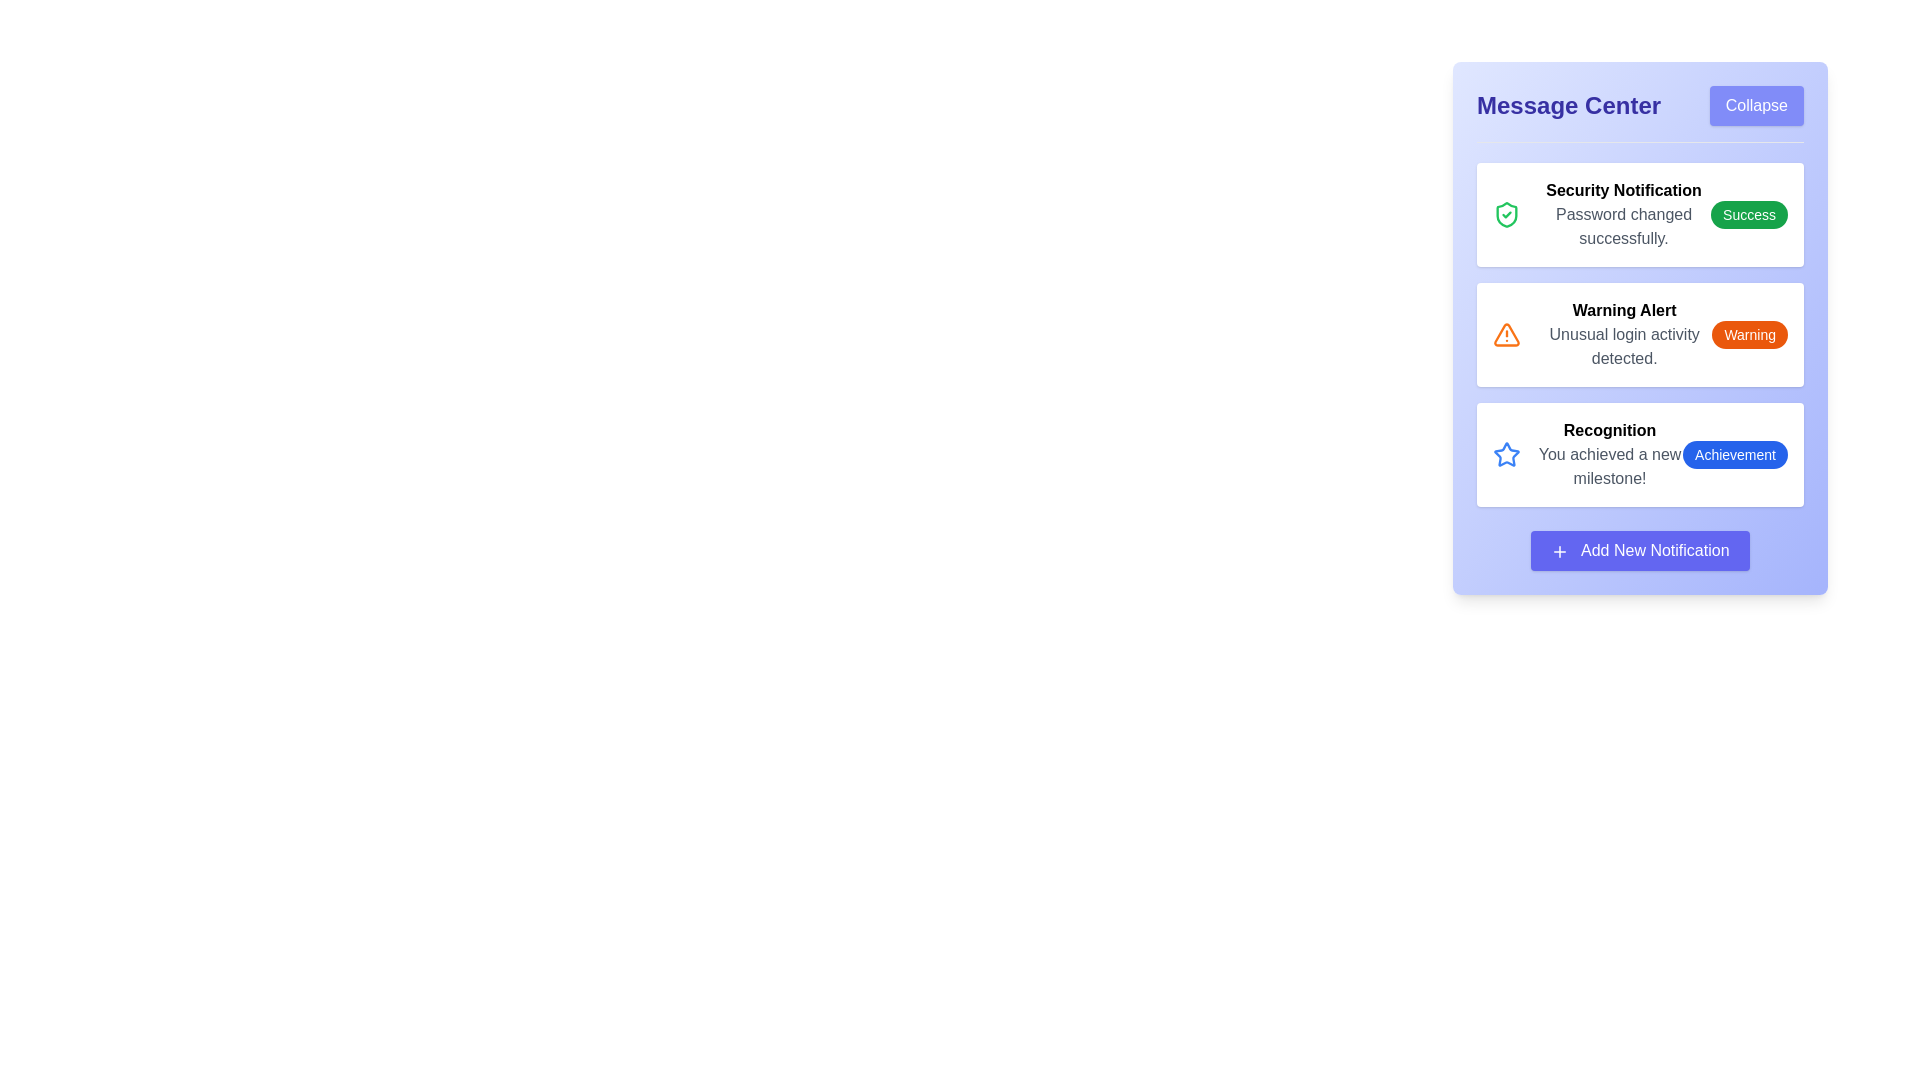 This screenshot has width=1920, height=1080. What do you see at coordinates (1734, 455) in the screenshot?
I see `the 'Achievement' badge button with a vibrant blue background located in the 'Recognition' notification card` at bounding box center [1734, 455].